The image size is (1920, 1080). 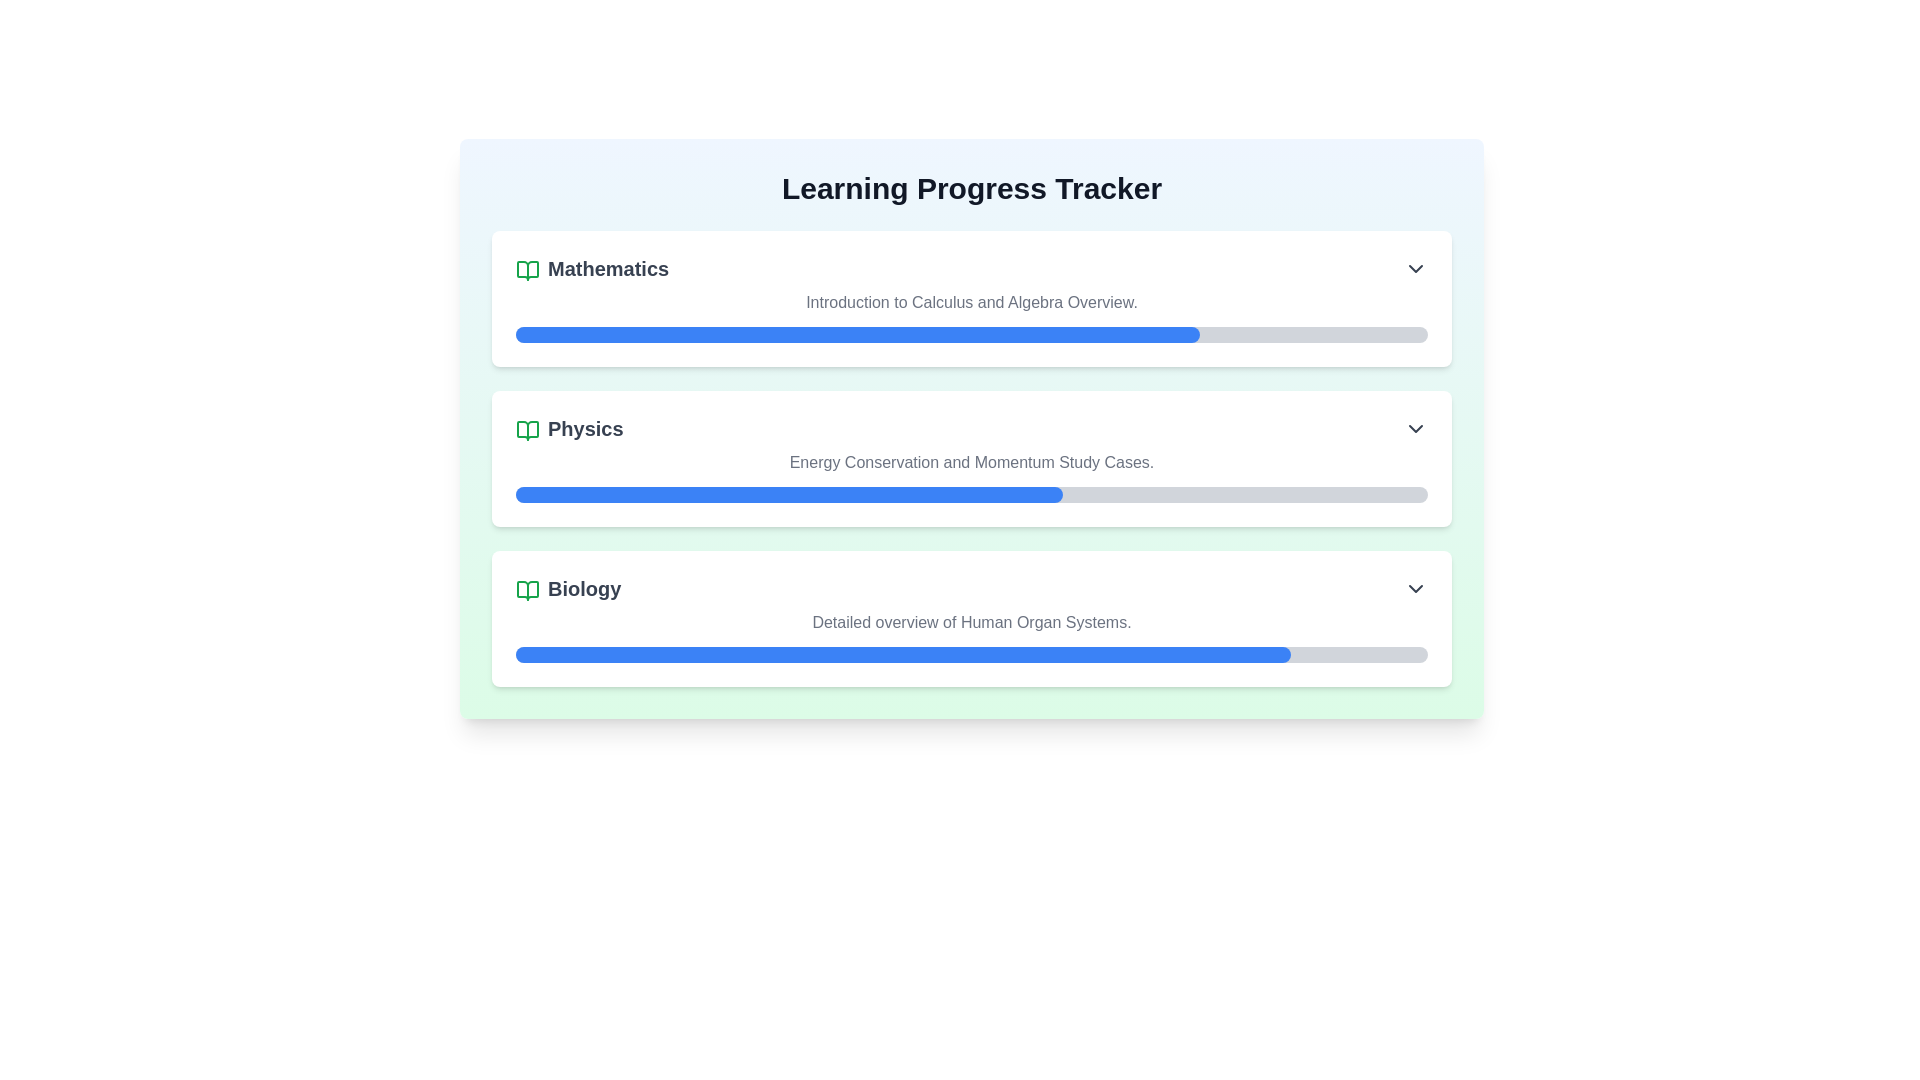 What do you see at coordinates (591, 268) in the screenshot?
I see `the text label component that identifies the subject 'Mathematics', located in the top section of the list-like layout` at bounding box center [591, 268].